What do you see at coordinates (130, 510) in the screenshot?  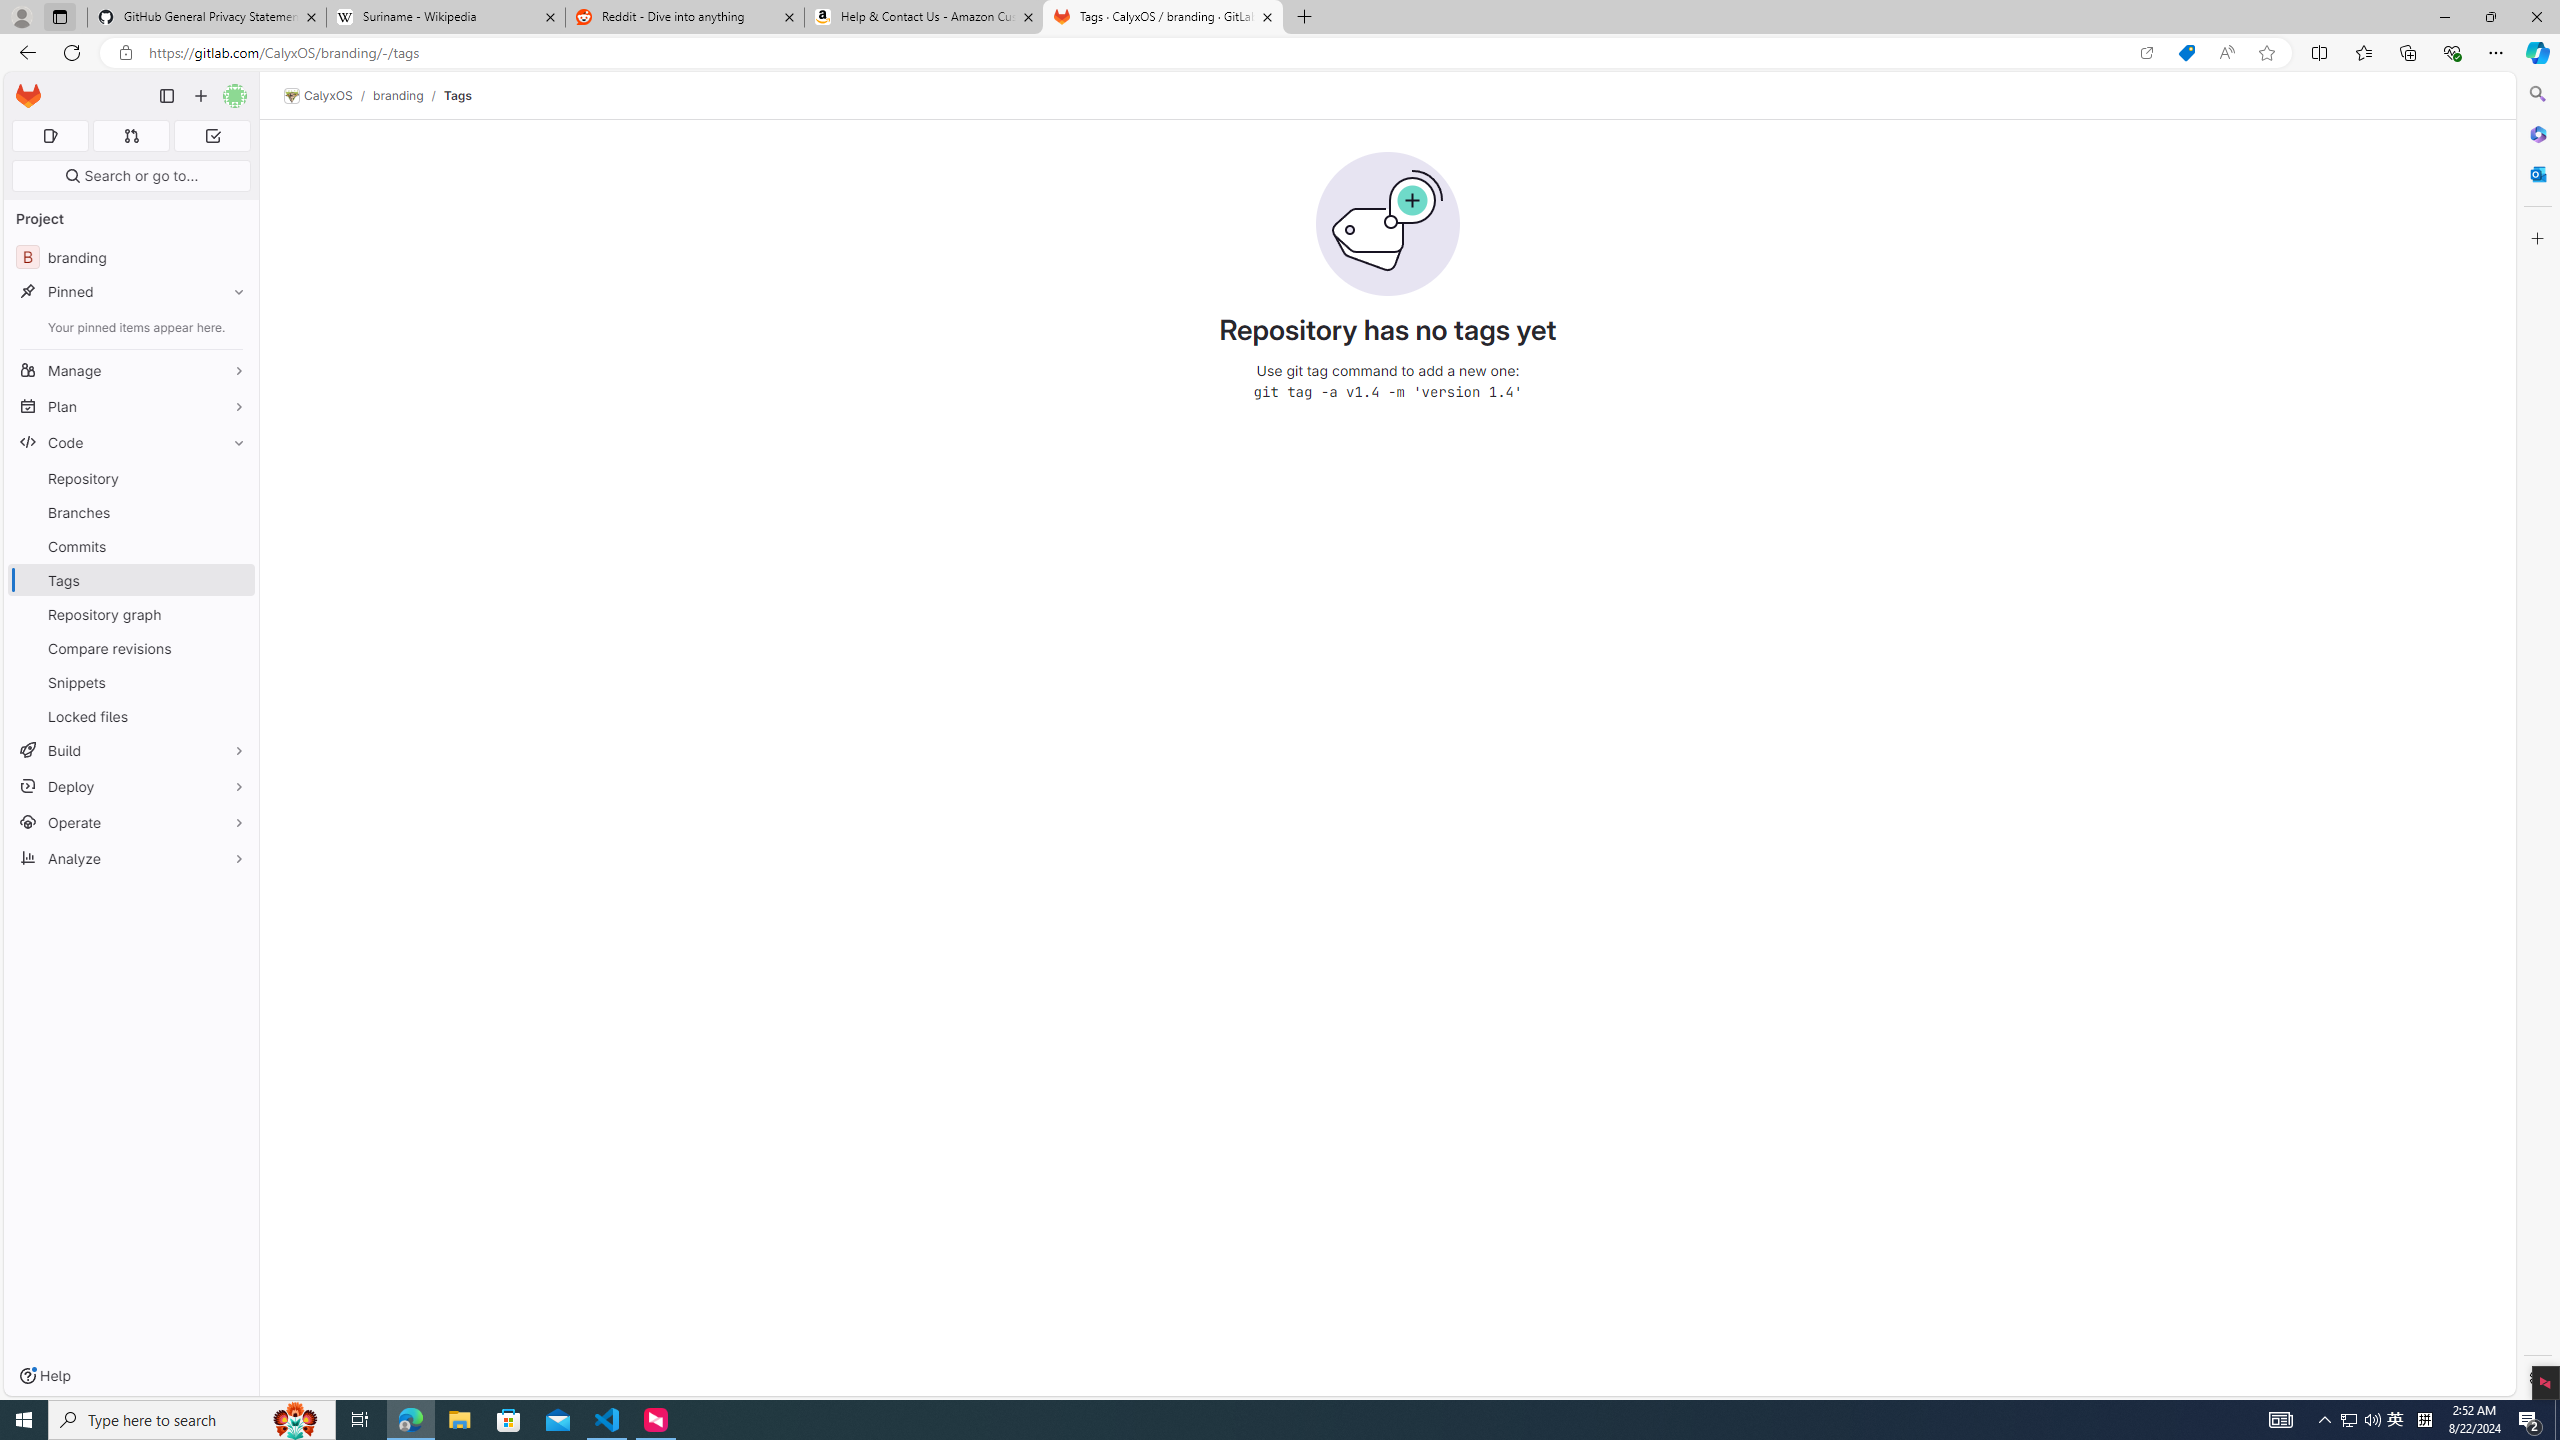 I see `'Branches'` at bounding box center [130, 510].